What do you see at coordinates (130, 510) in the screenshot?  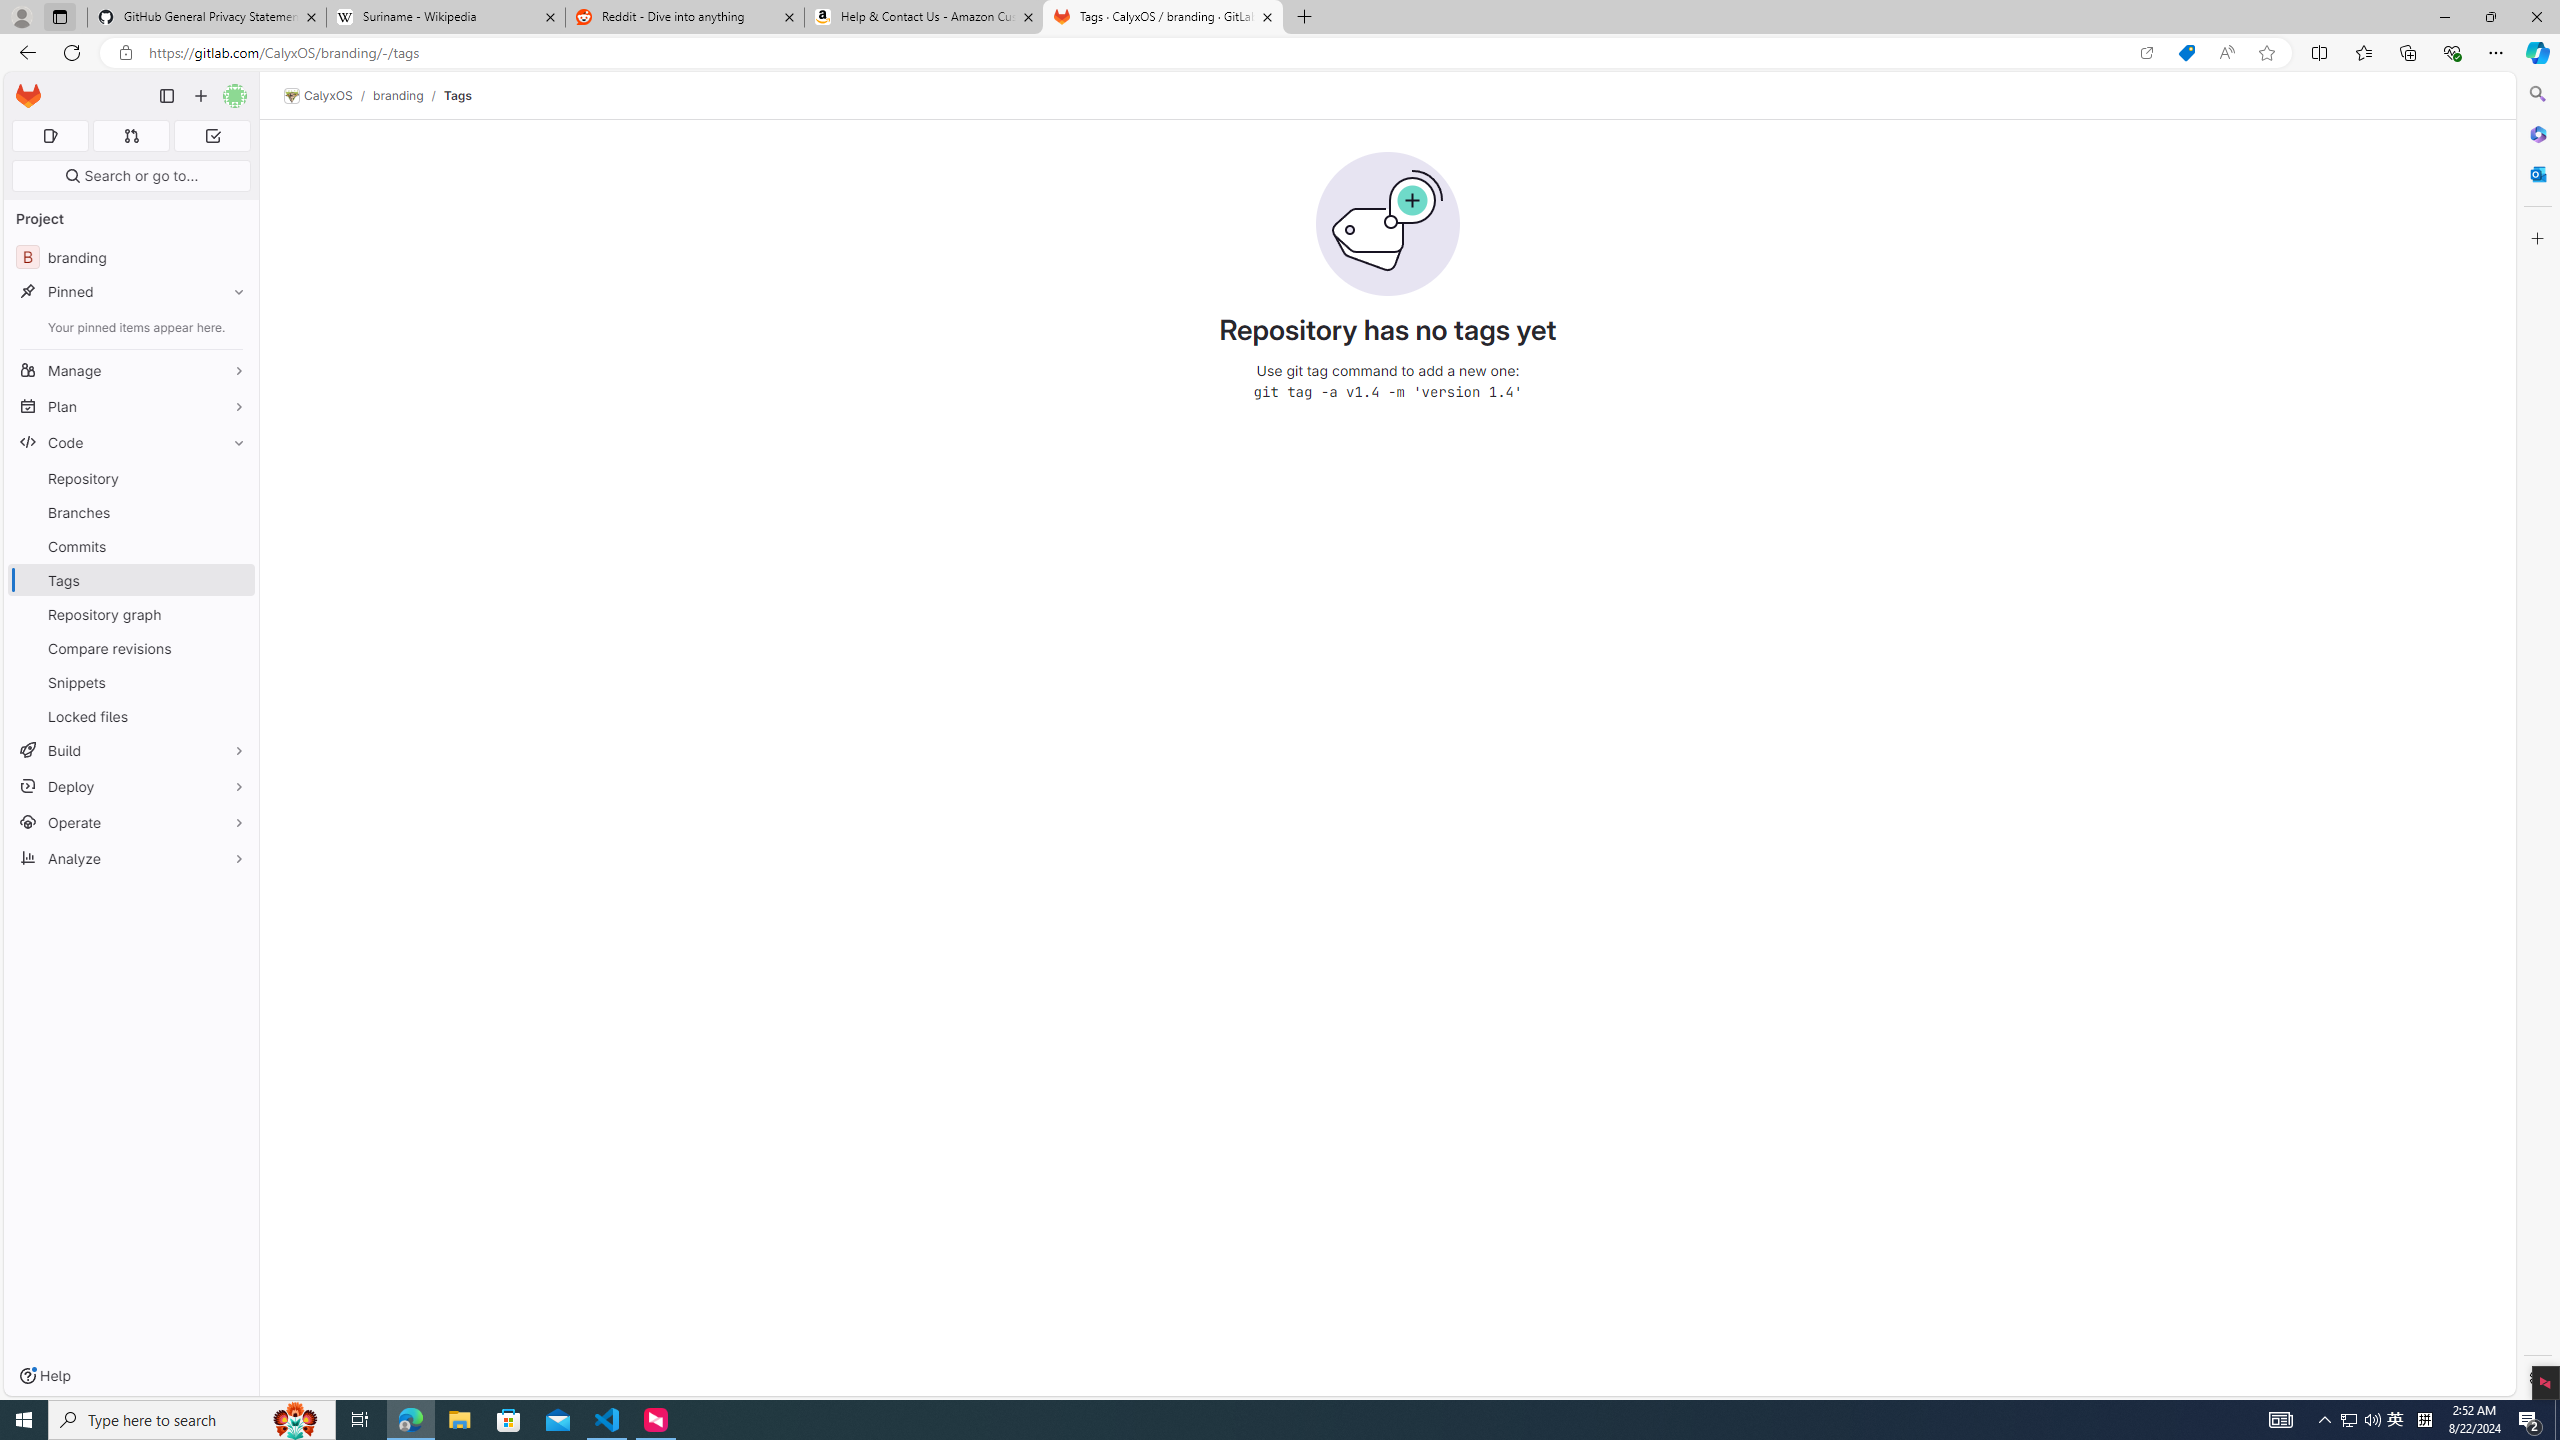 I see `'Branches'` at bounding box center [130, 510].